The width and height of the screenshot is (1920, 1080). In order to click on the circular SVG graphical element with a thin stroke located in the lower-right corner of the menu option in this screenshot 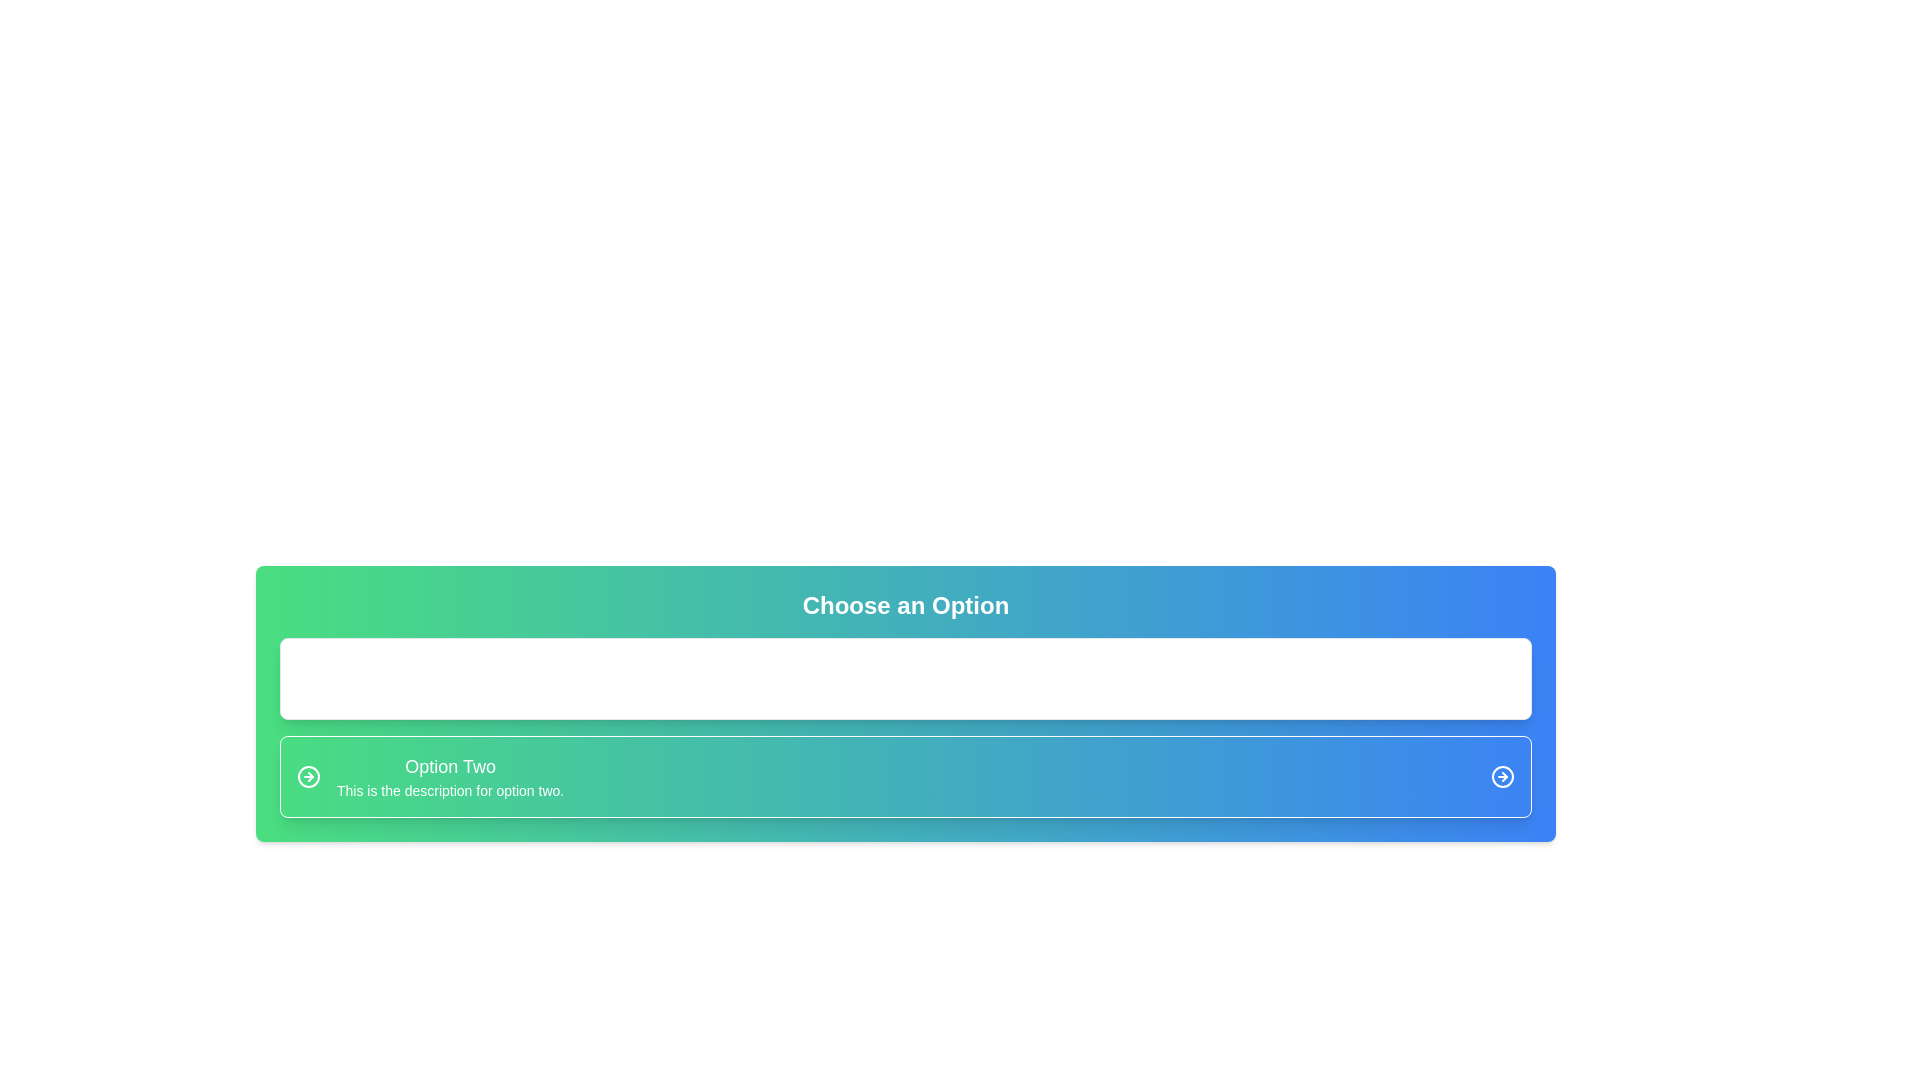, I will do `click(1502, 775)`.